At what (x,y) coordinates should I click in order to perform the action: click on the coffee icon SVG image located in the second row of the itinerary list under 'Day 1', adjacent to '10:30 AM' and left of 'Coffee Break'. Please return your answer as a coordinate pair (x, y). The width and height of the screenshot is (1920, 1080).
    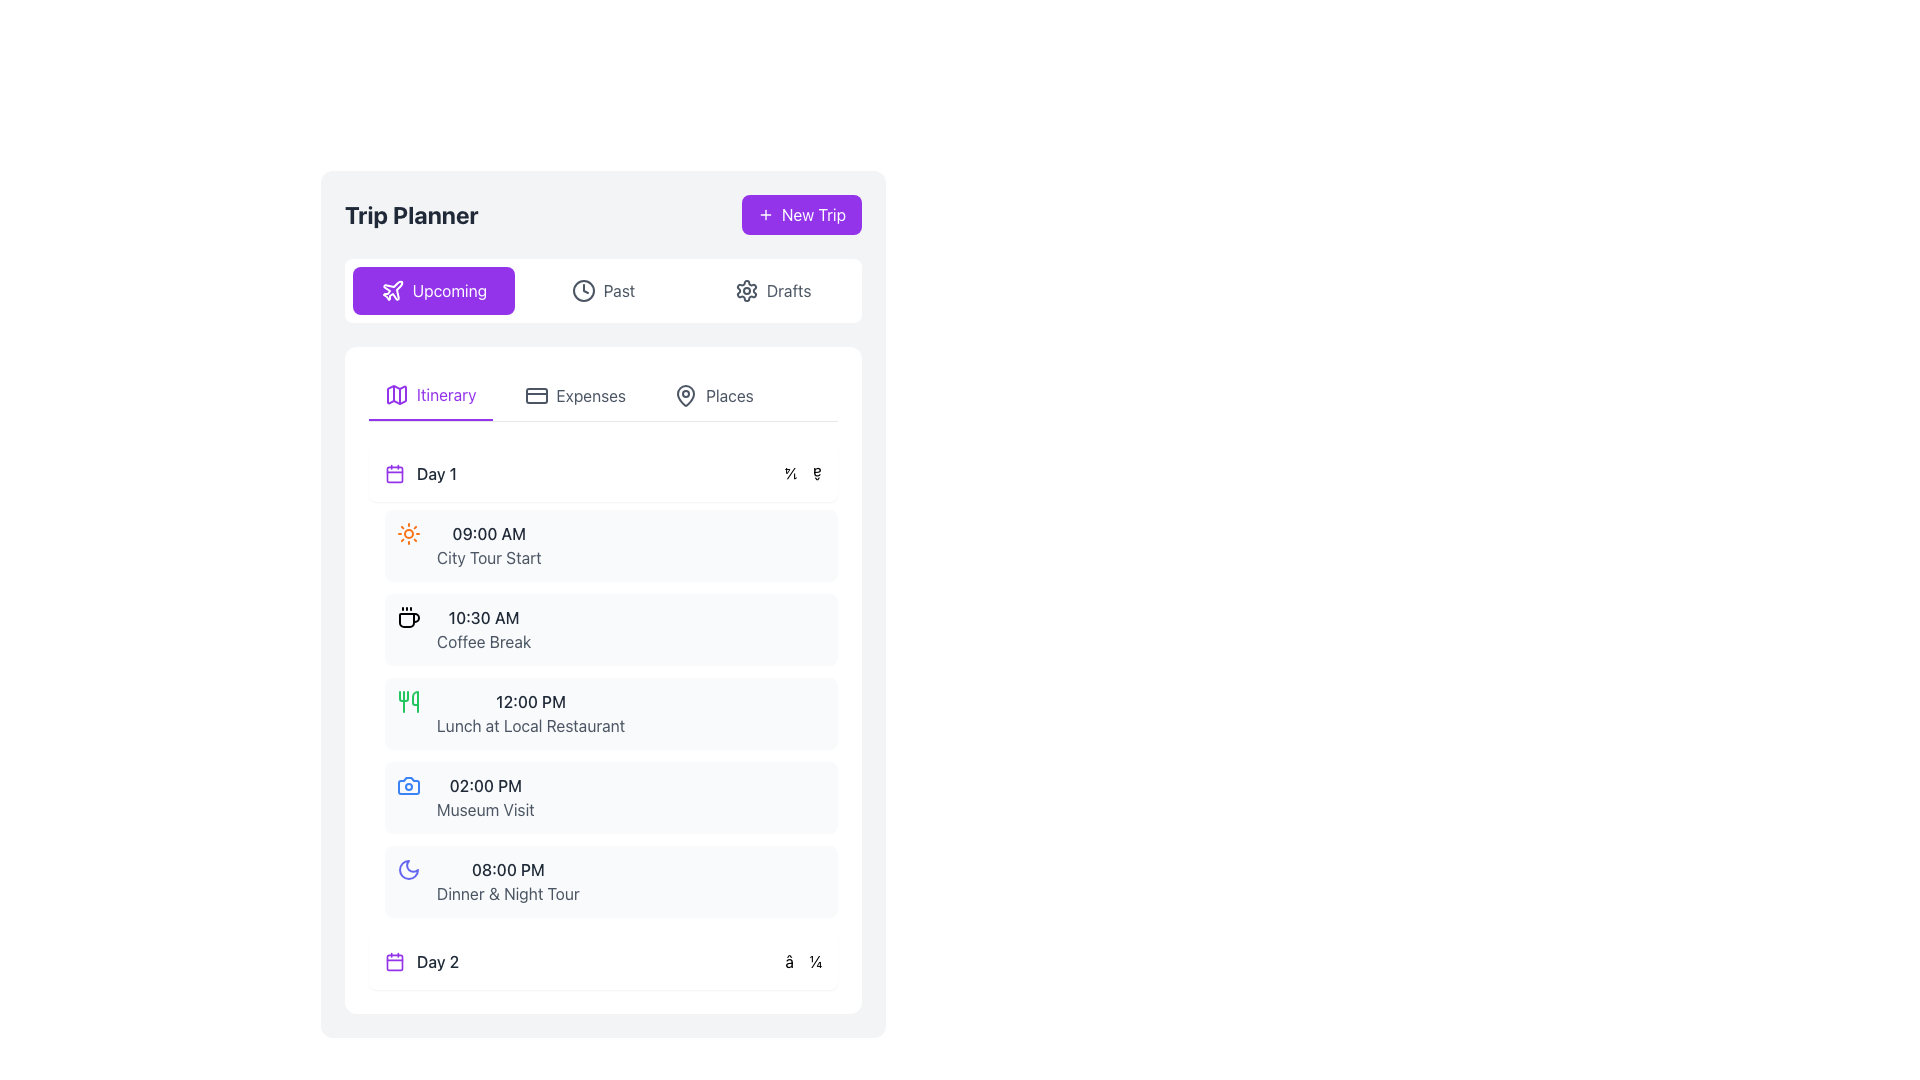
    Looking at the image, I should click on (407, 616).